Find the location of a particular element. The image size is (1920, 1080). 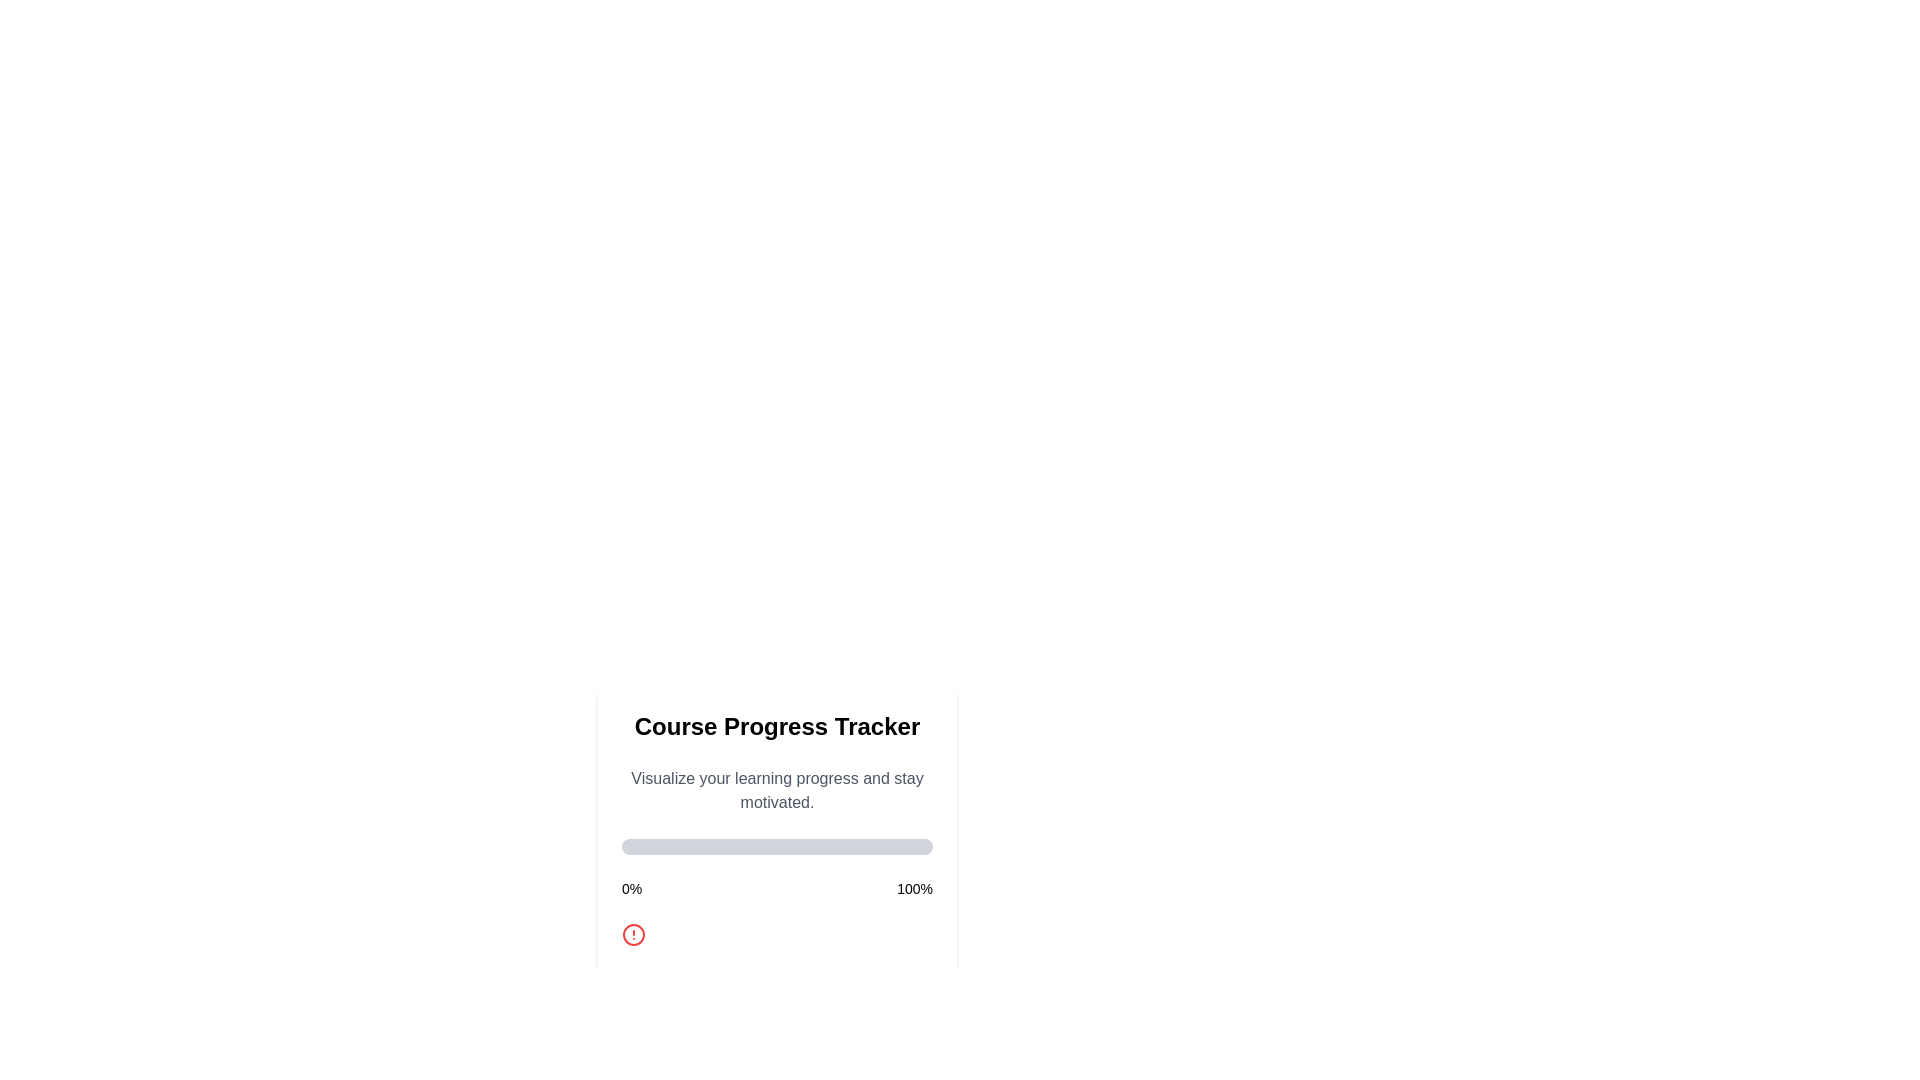

motivational text located directly below the 'Course Progress Tracker' title and above the horizontal progress bar is located at coordinates (776, 789).